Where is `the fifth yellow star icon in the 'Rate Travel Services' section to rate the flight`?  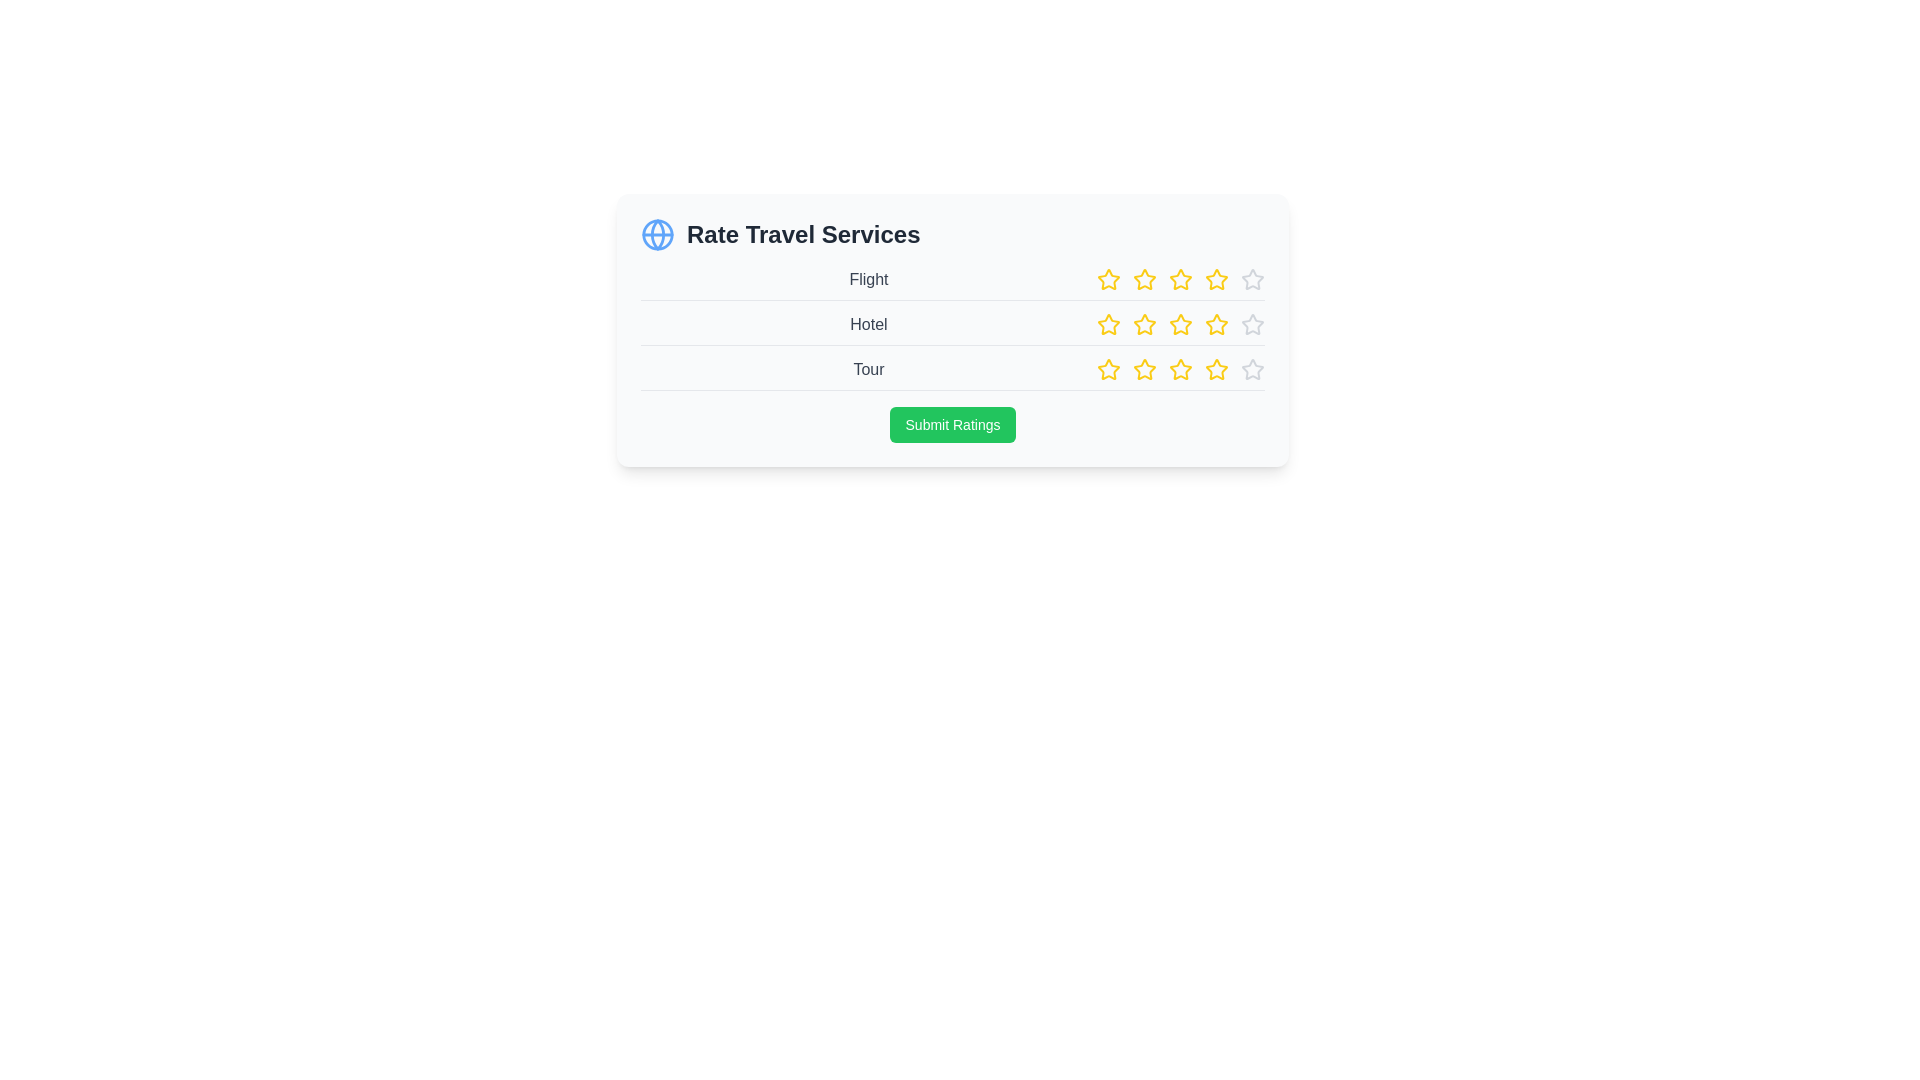 the fifth yellow star icon in the 'Rate Travel Services' section to rate the flight is located at coordinates (1214, 278).